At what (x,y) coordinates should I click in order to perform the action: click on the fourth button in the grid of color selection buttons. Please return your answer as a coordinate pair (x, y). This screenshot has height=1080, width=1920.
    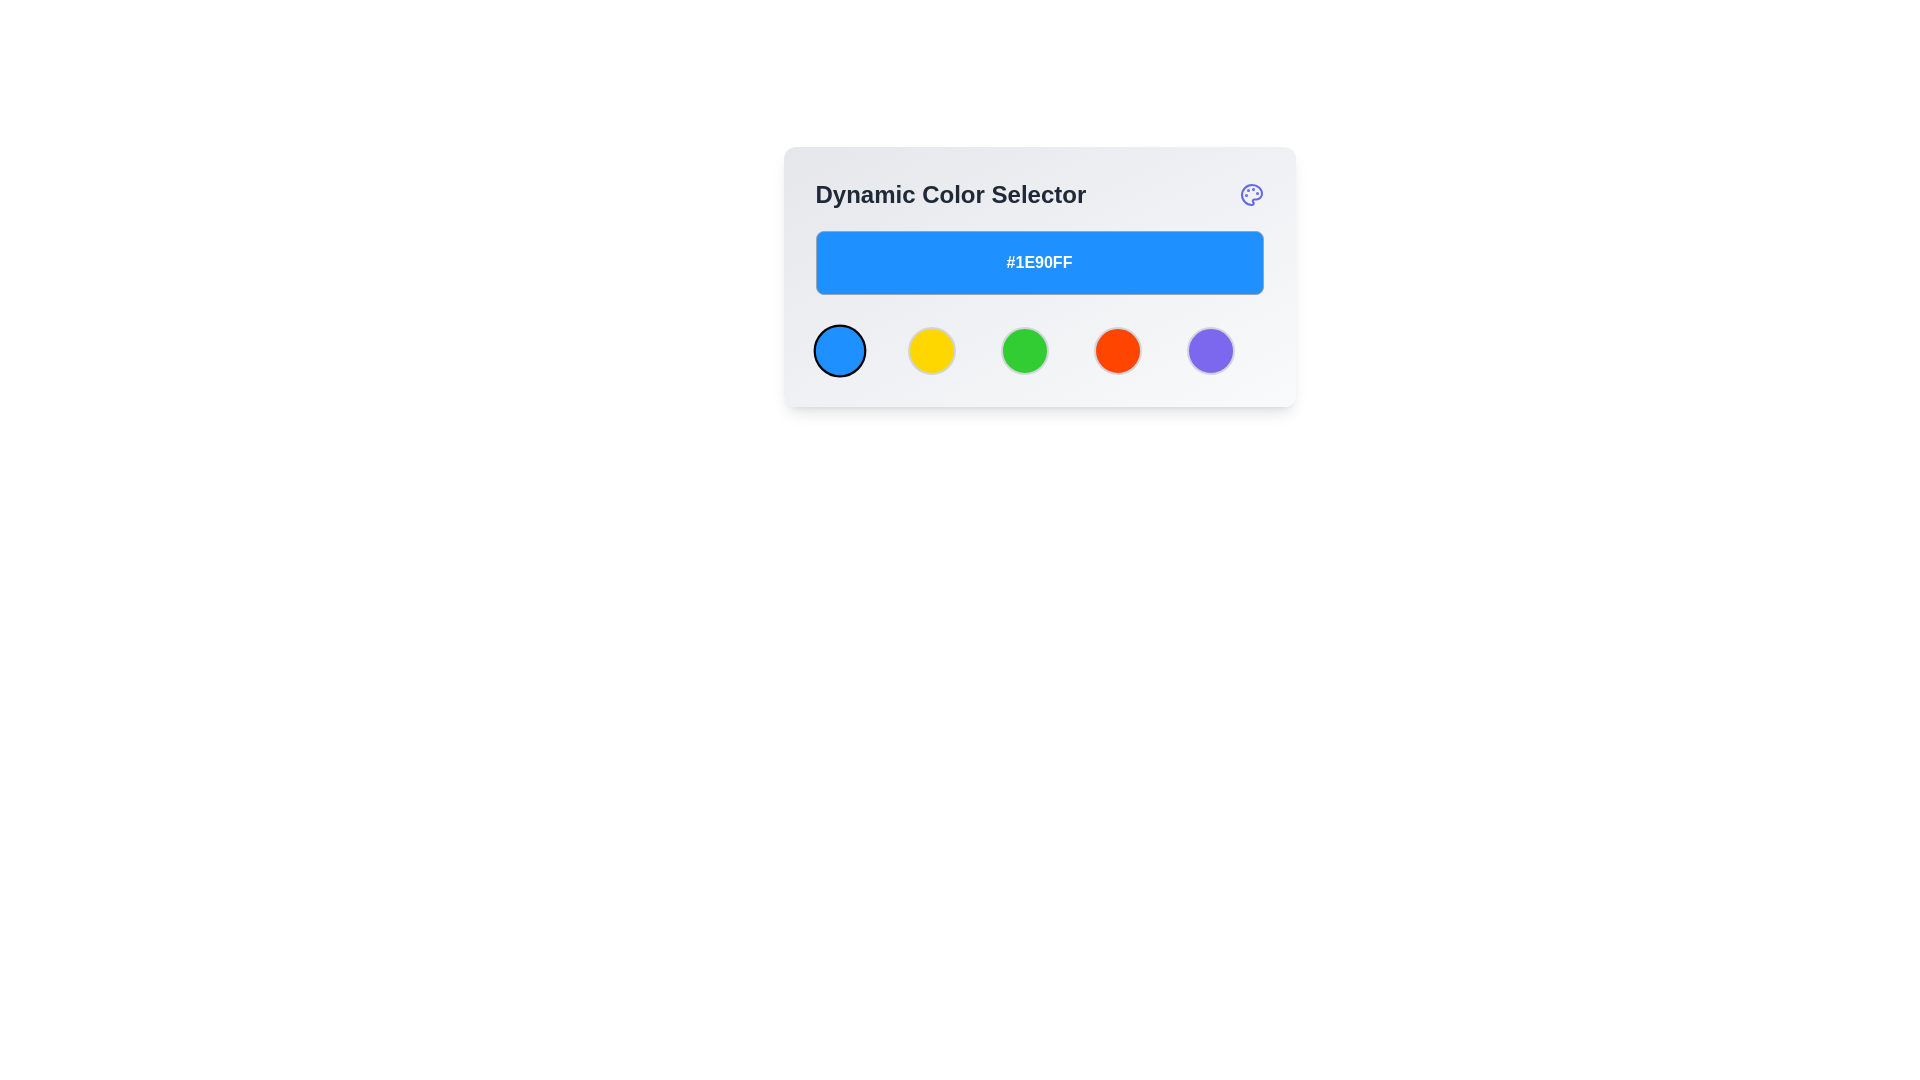
    Looking at the image, I should click on (1116, 350).